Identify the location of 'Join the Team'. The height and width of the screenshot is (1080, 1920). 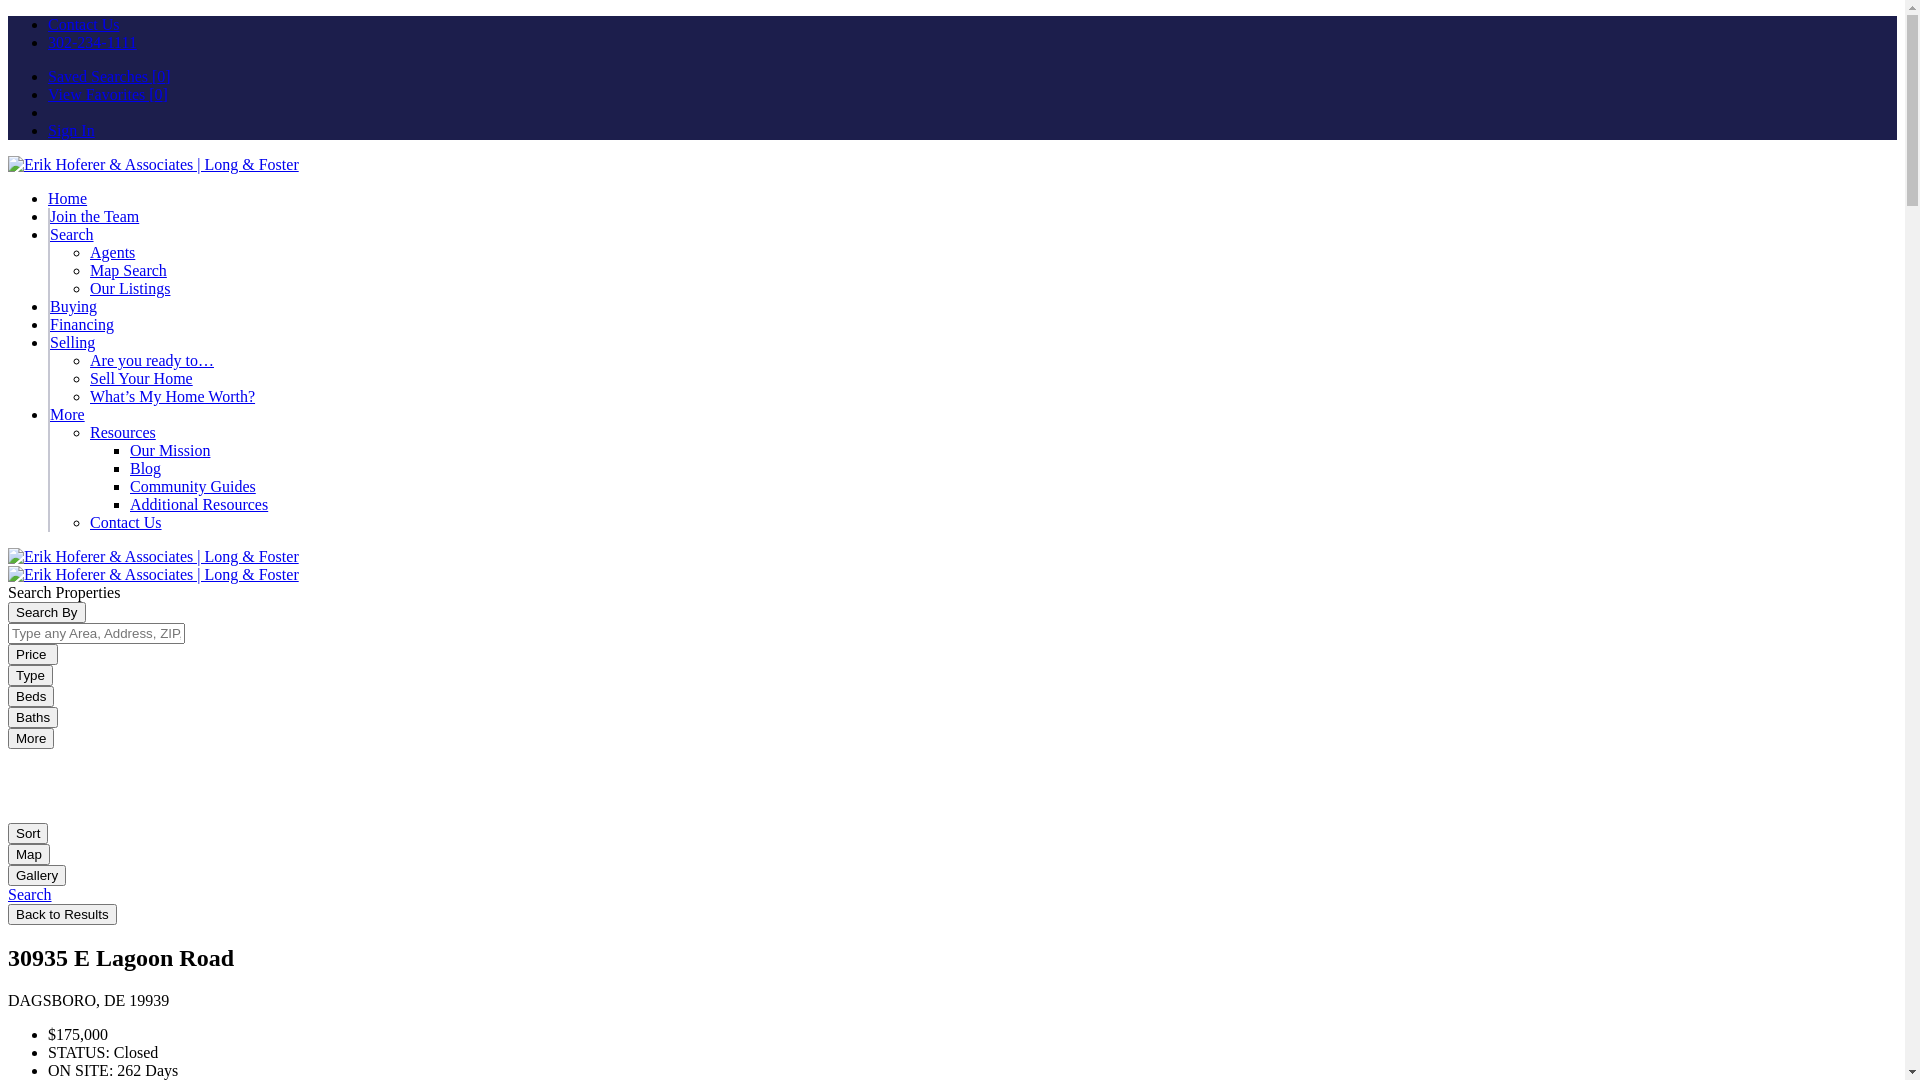
(93, 216).